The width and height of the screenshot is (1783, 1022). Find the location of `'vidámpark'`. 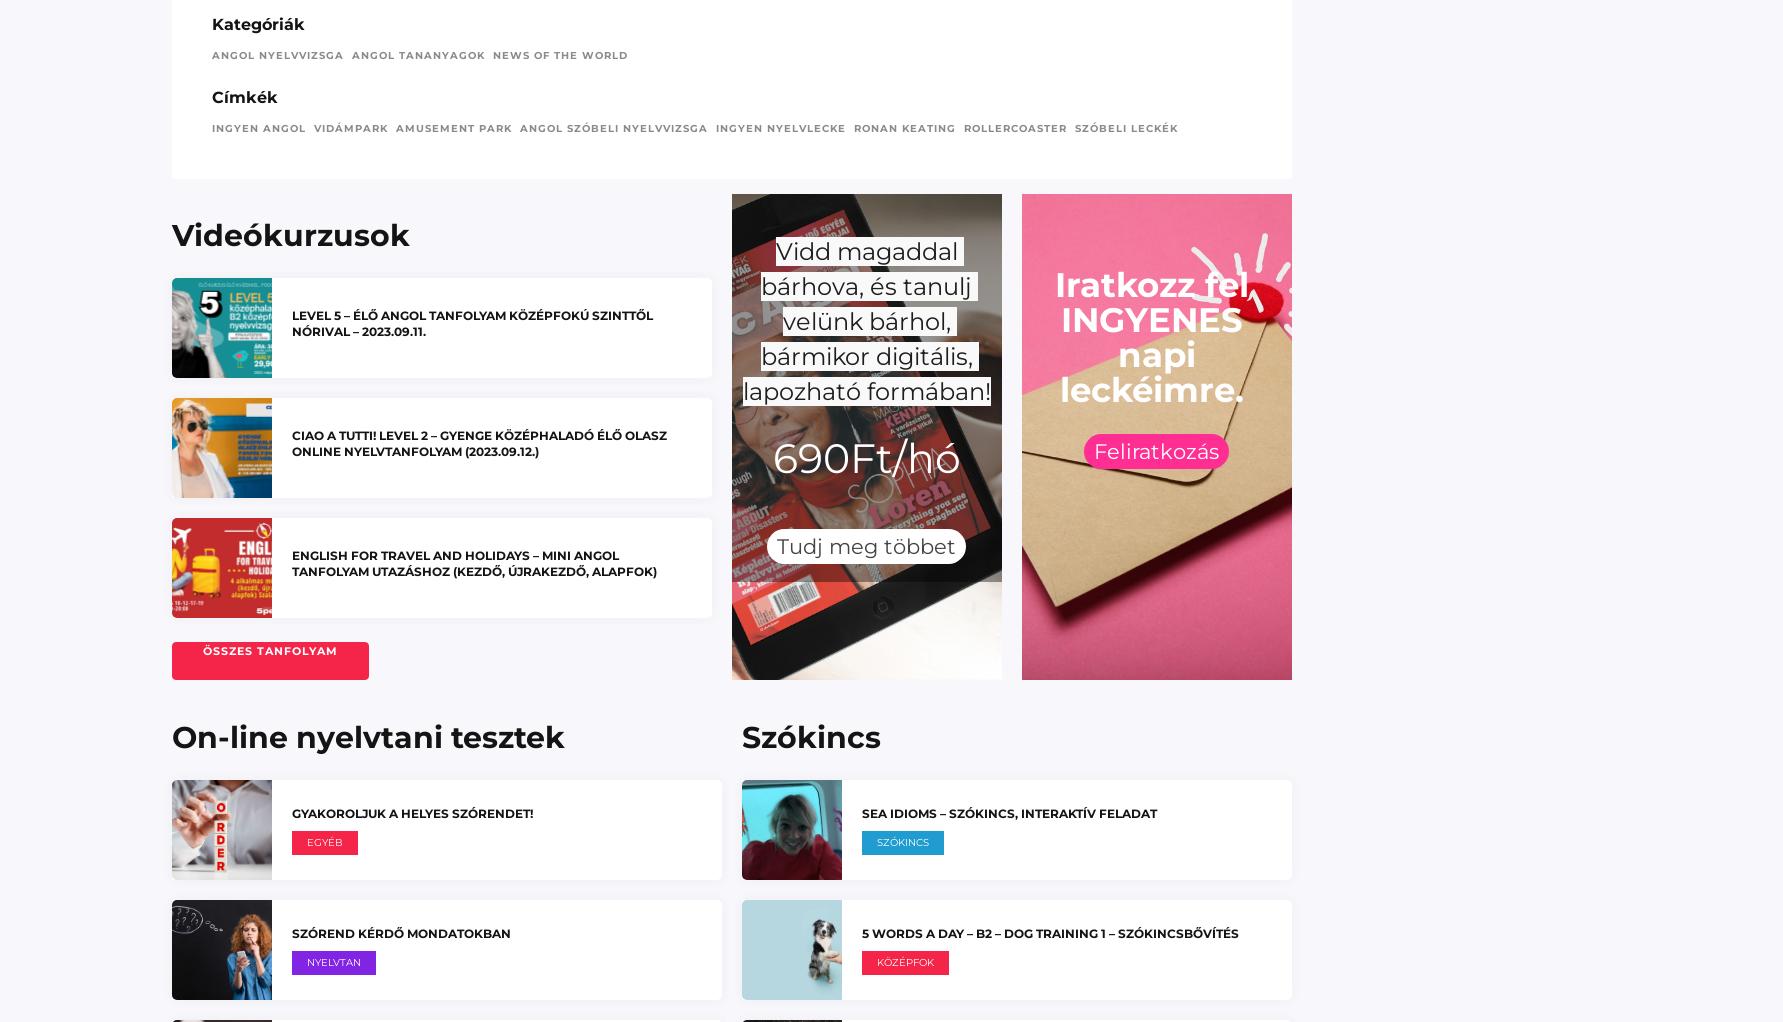

'vidámpark' is located at coordinates (349, 127).